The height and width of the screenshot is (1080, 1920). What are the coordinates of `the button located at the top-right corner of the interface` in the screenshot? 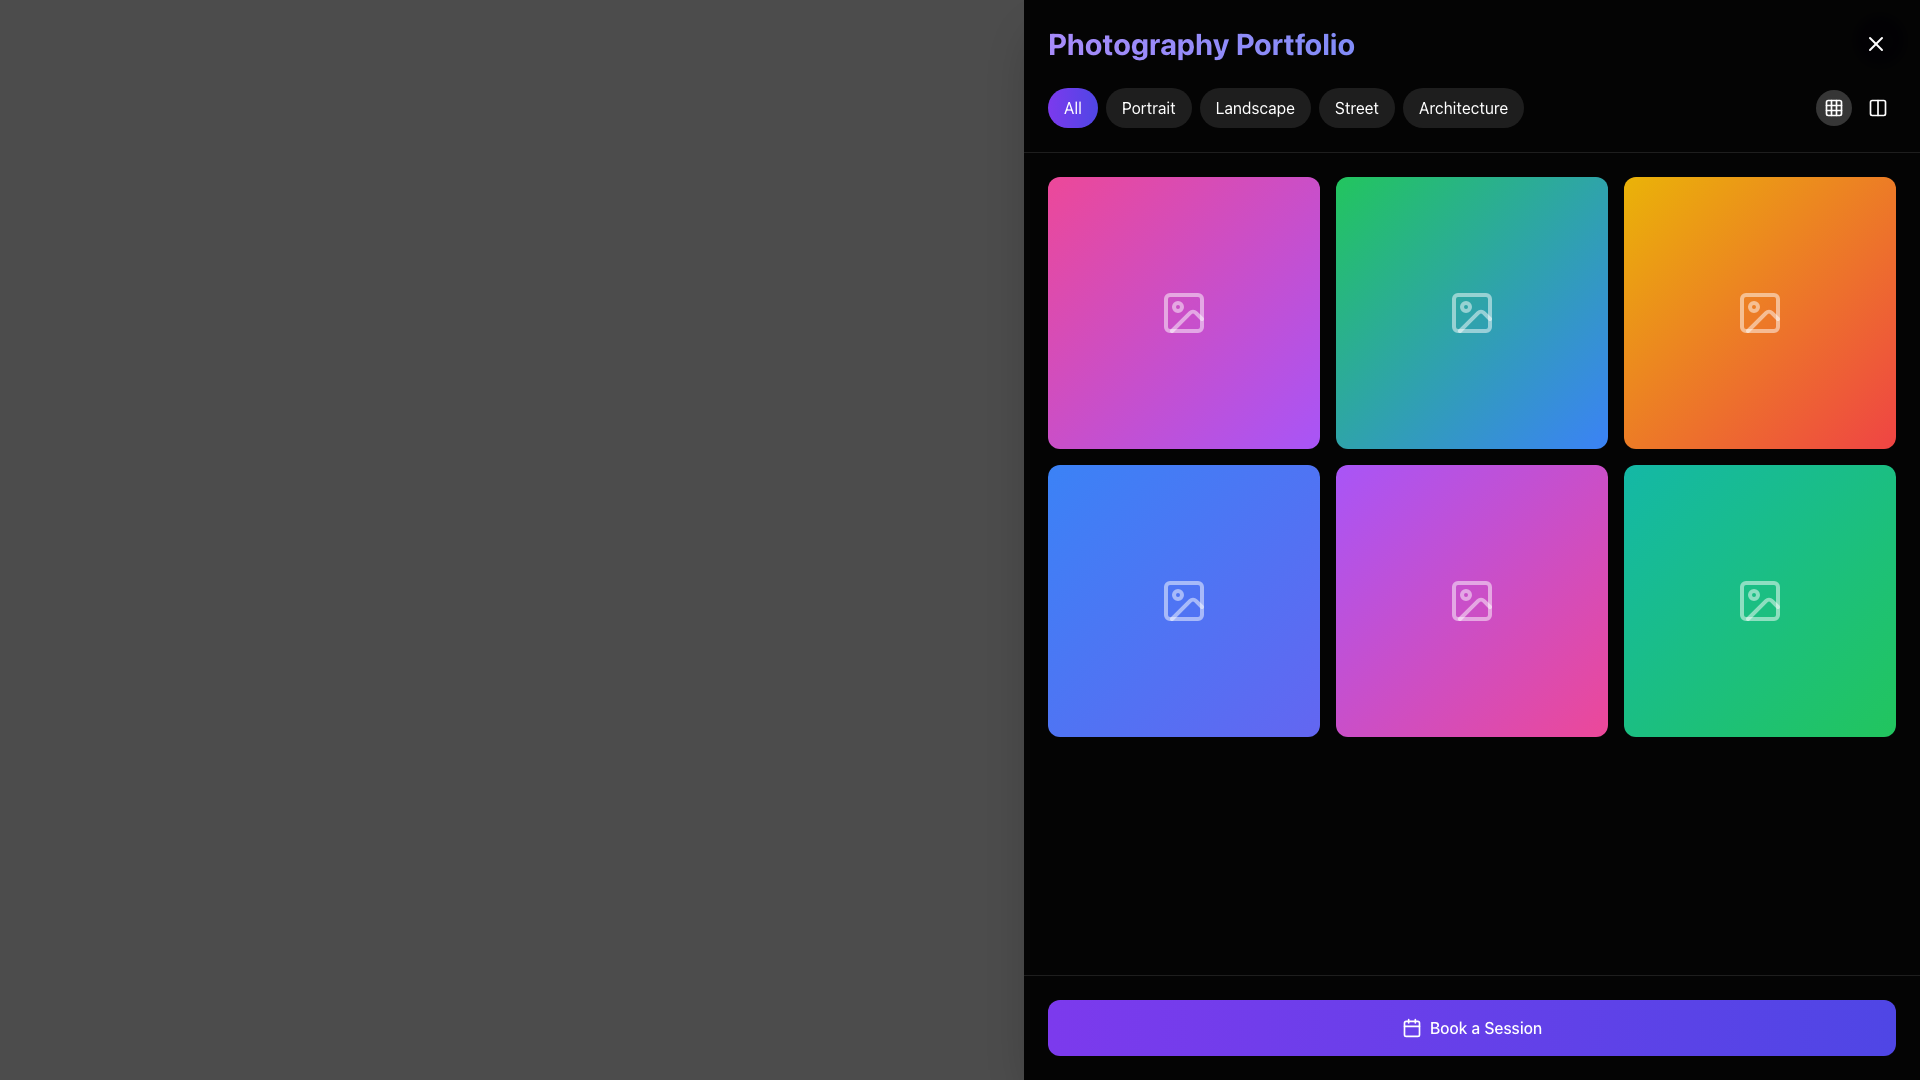 It's located at (1876, 108).